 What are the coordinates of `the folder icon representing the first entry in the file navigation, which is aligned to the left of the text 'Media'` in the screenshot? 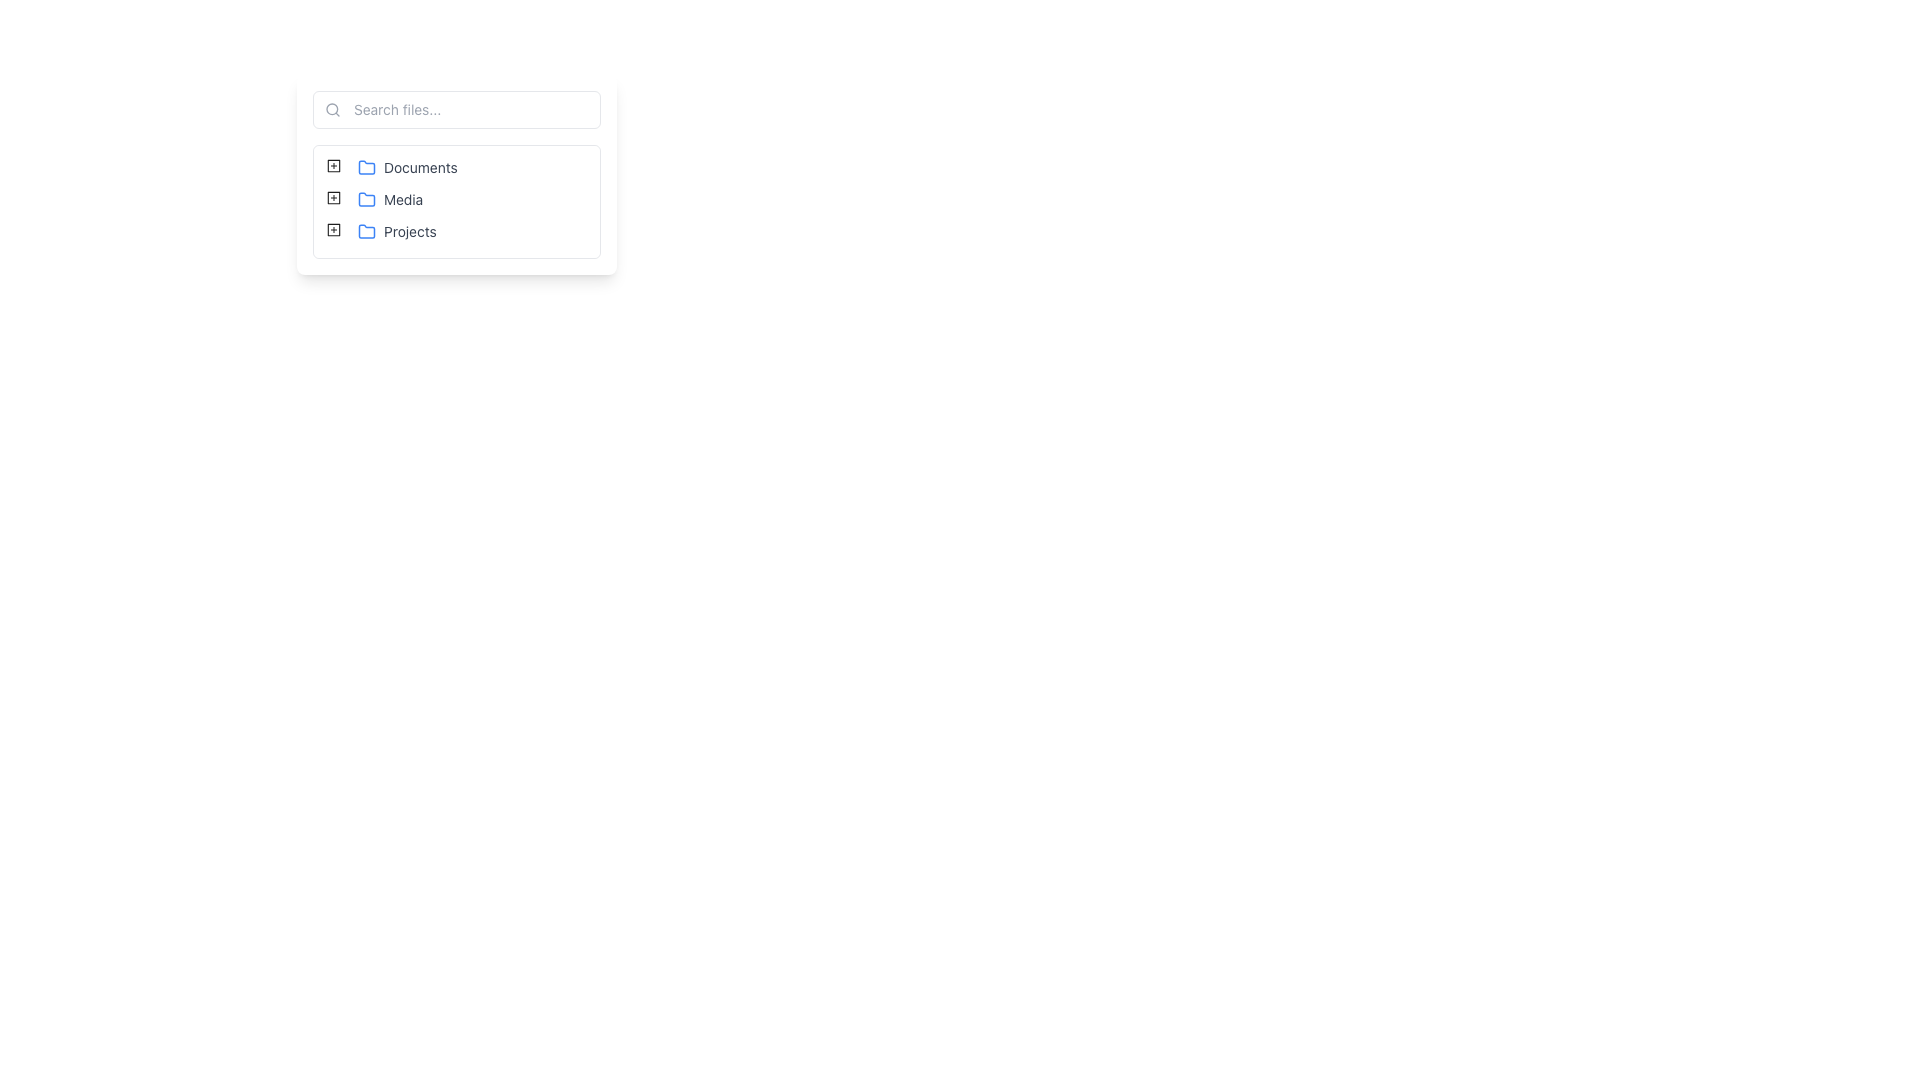 It's located at (366, 165).